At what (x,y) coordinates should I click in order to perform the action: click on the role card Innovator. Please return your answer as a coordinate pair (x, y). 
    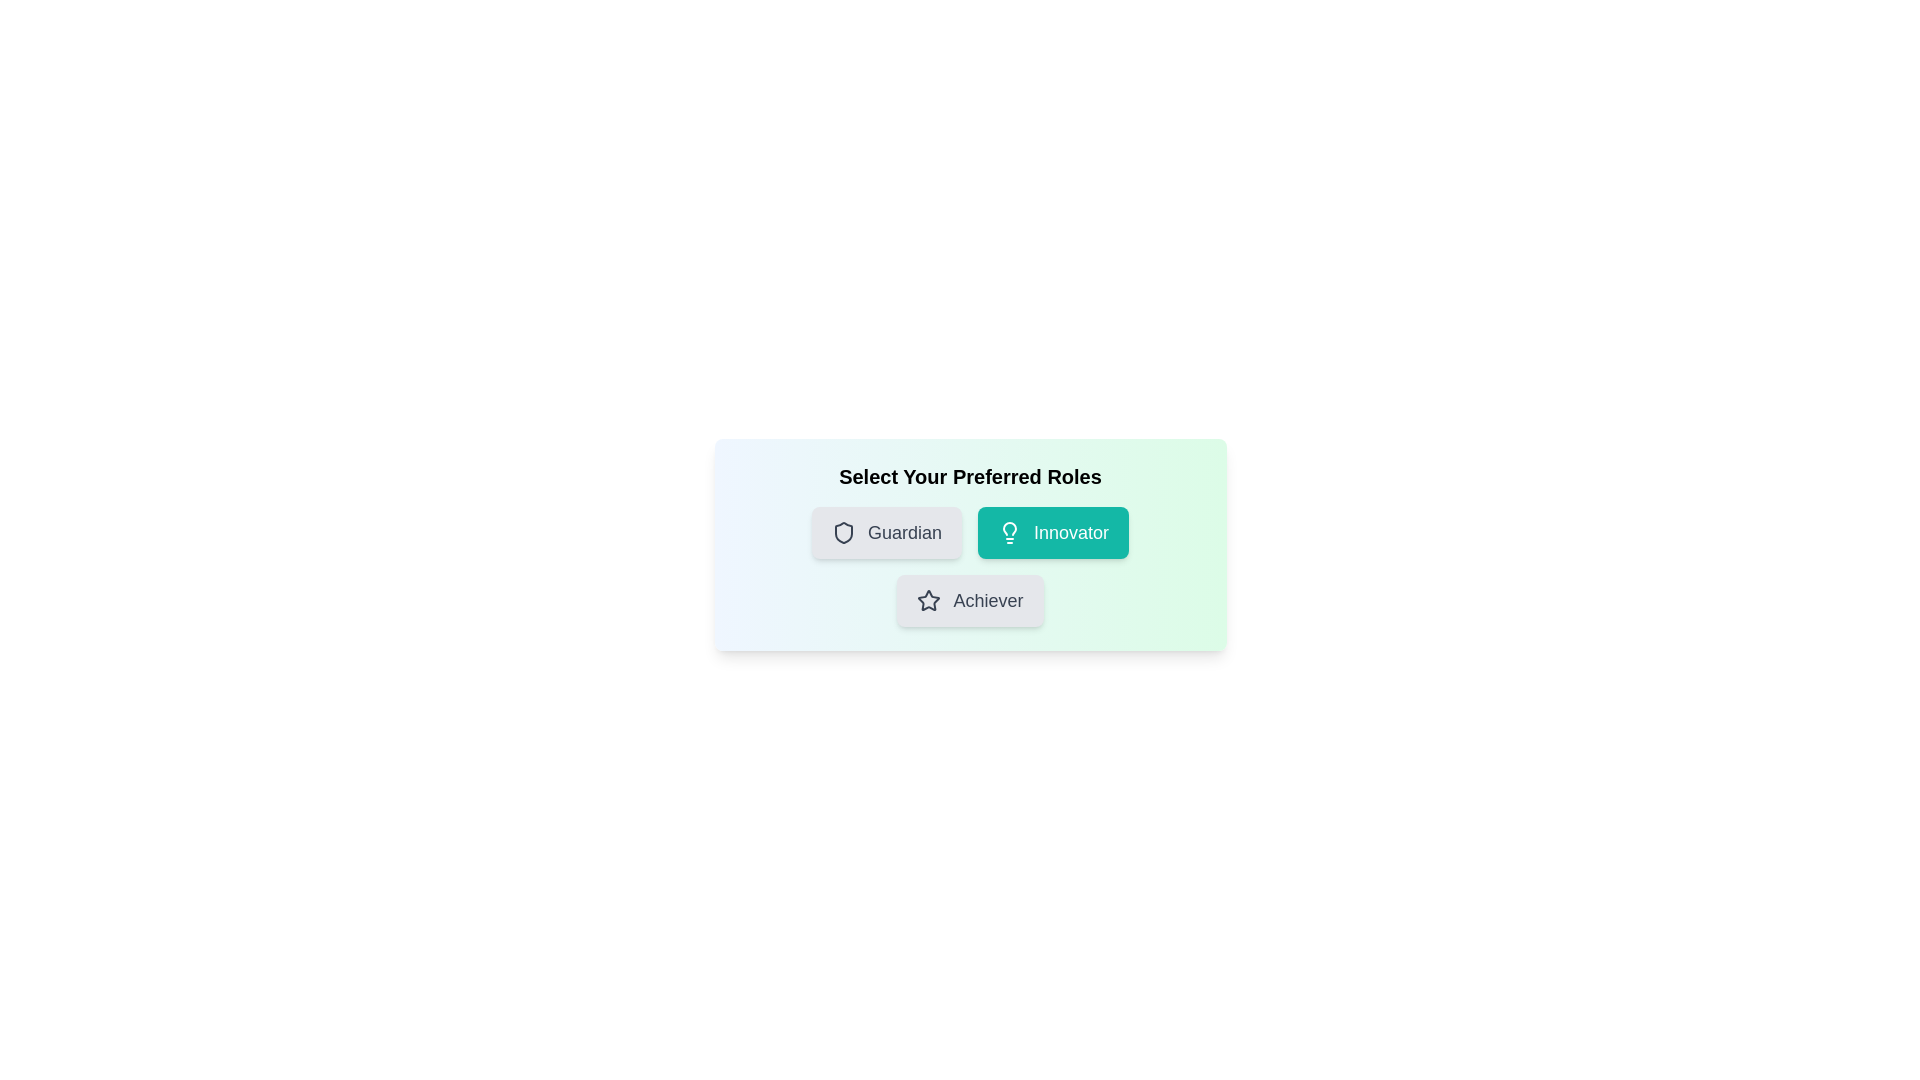
    Looking at the image, I should click on (1053, 531).